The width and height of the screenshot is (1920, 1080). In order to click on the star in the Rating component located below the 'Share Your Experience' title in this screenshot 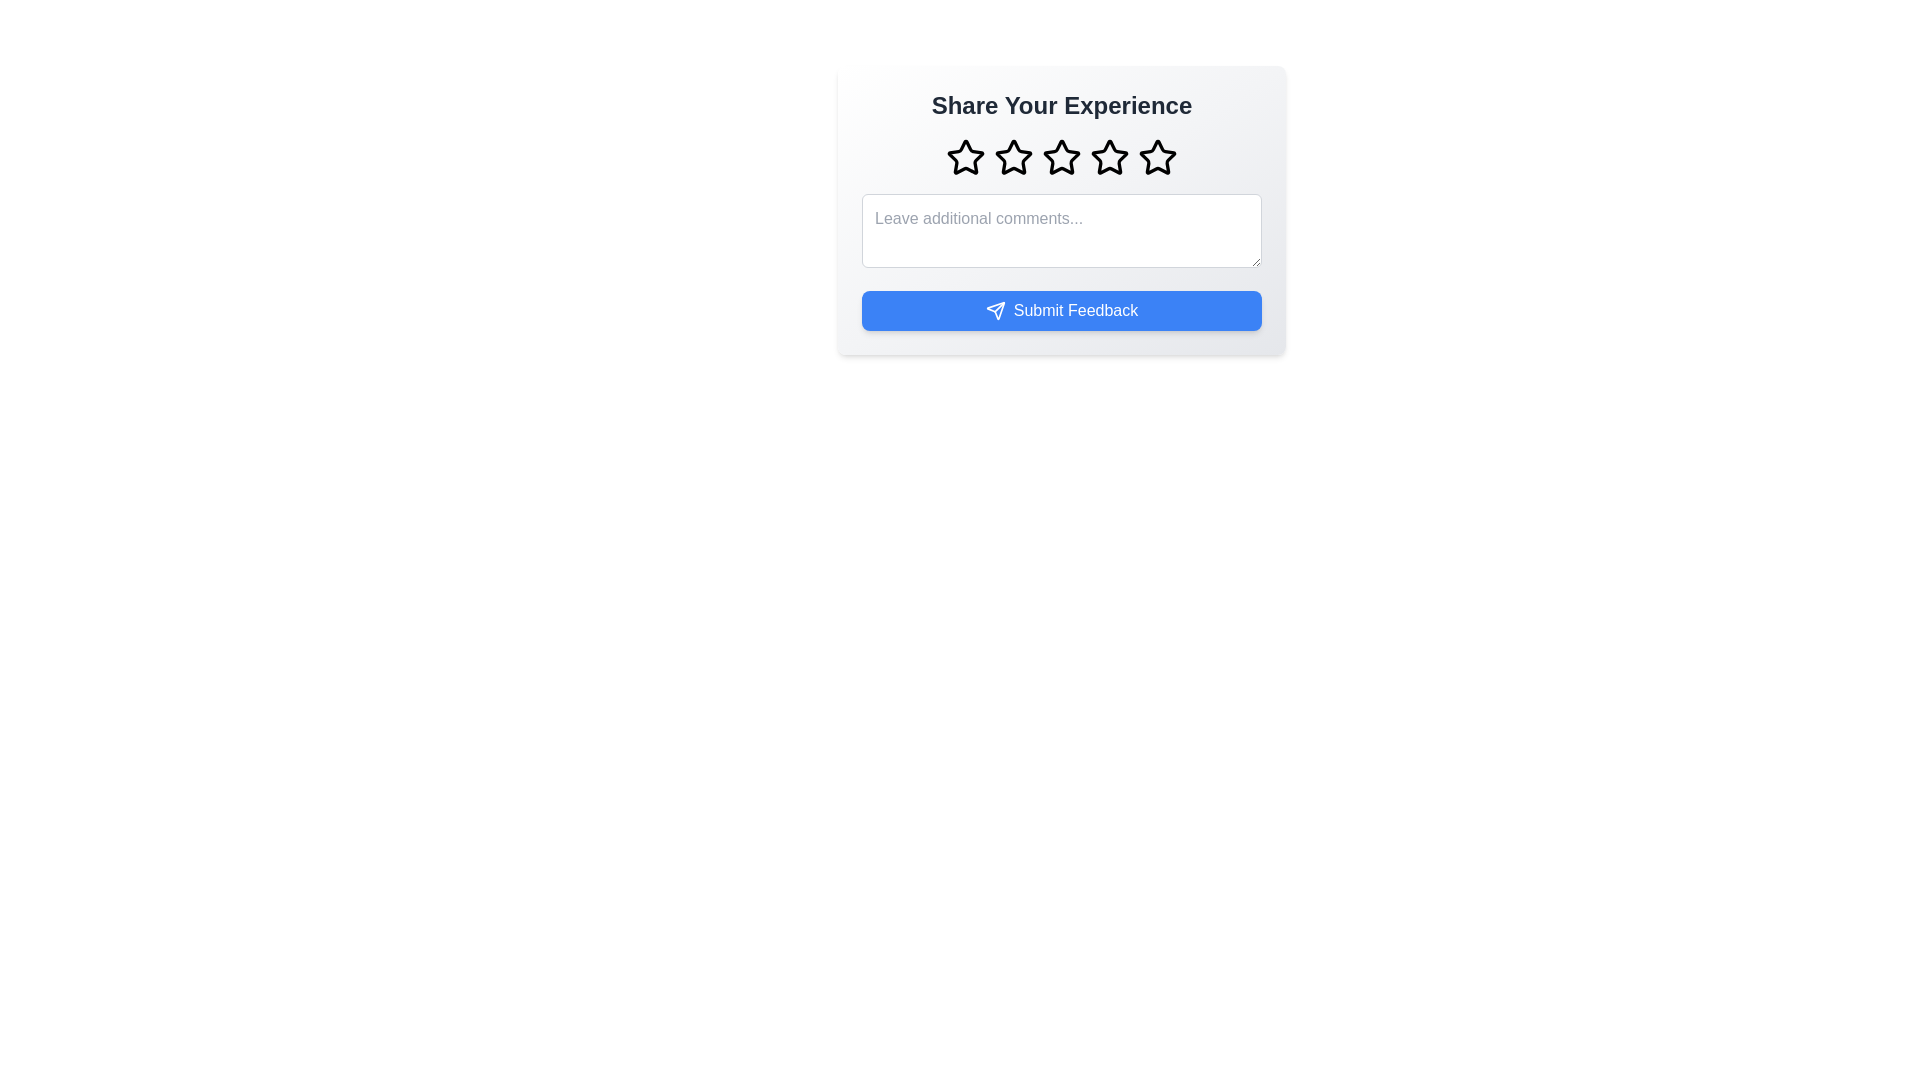, I will do `click(1060, 157)`.